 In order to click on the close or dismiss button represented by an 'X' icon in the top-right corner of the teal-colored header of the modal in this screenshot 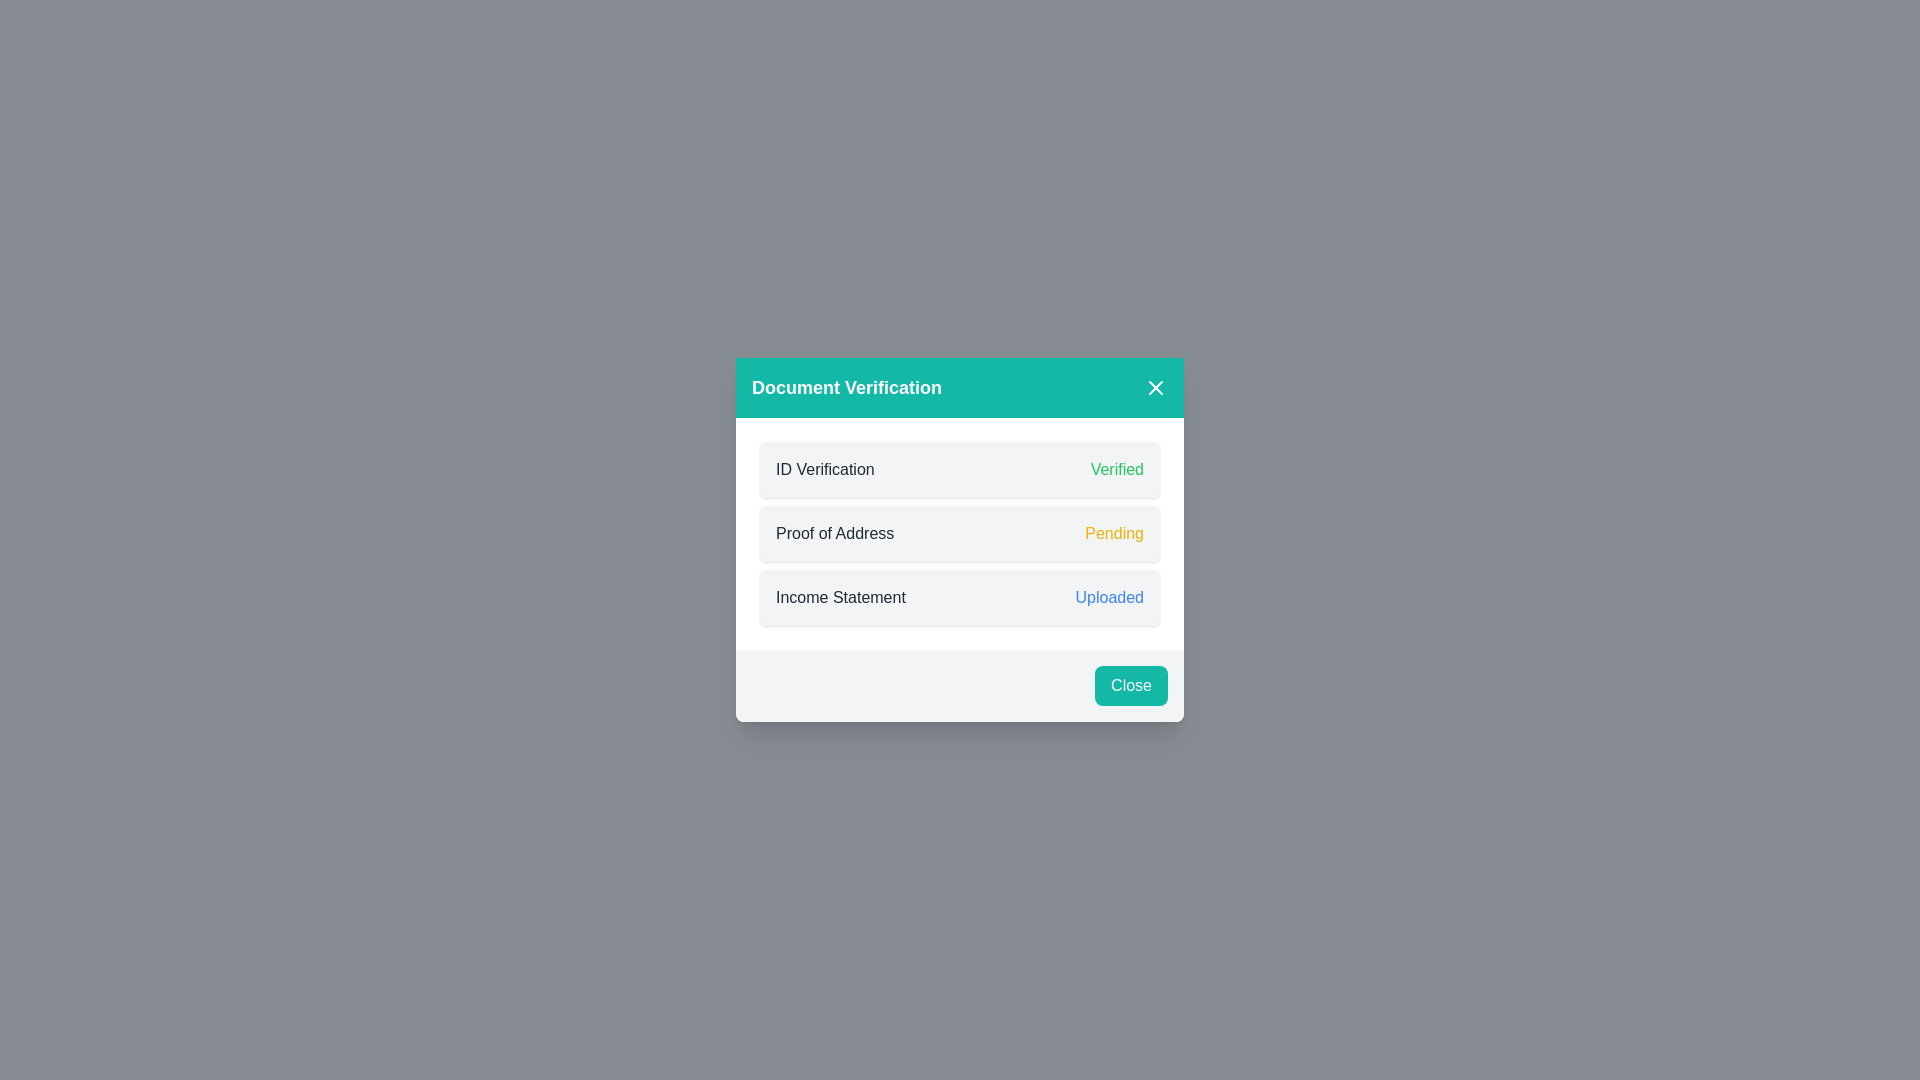, I will do `click(1156, 388)`.